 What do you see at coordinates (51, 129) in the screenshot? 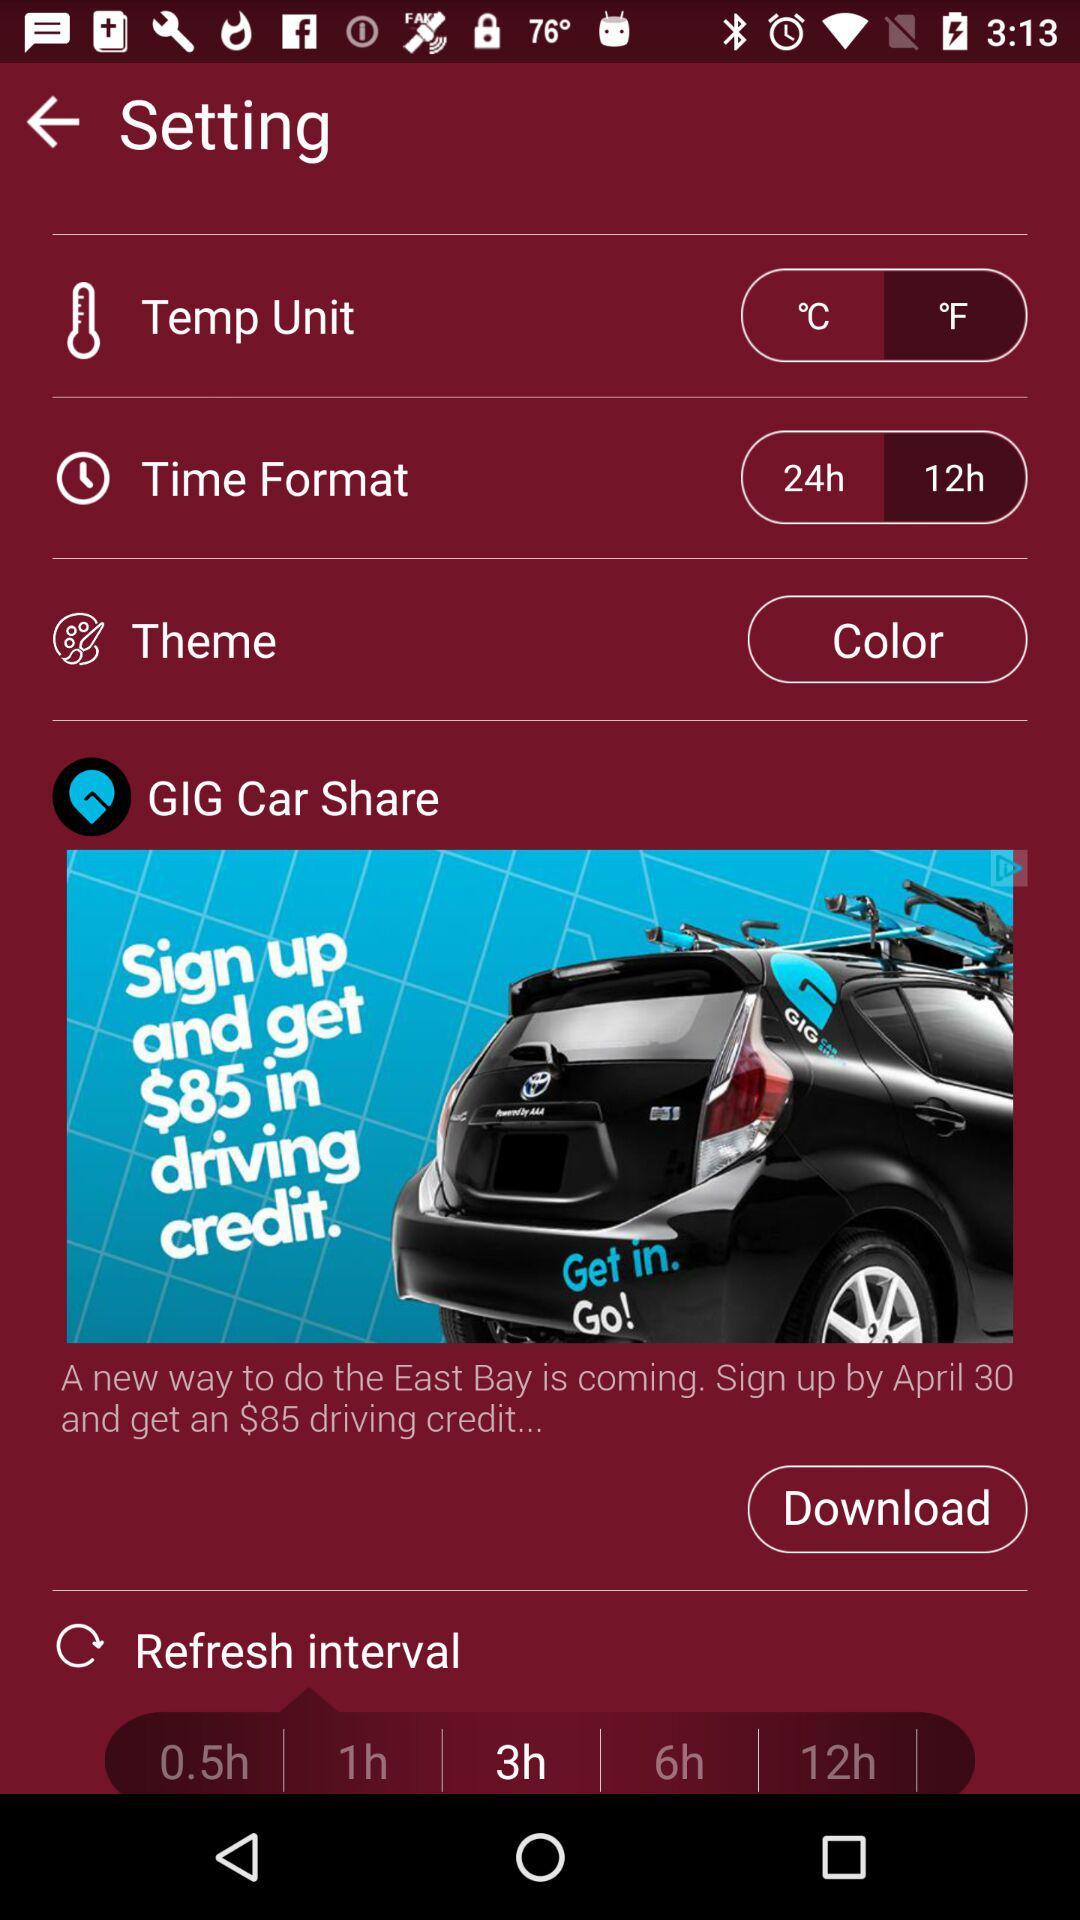
I see `the arrow_backward icon` at bounding box center [51, 129].